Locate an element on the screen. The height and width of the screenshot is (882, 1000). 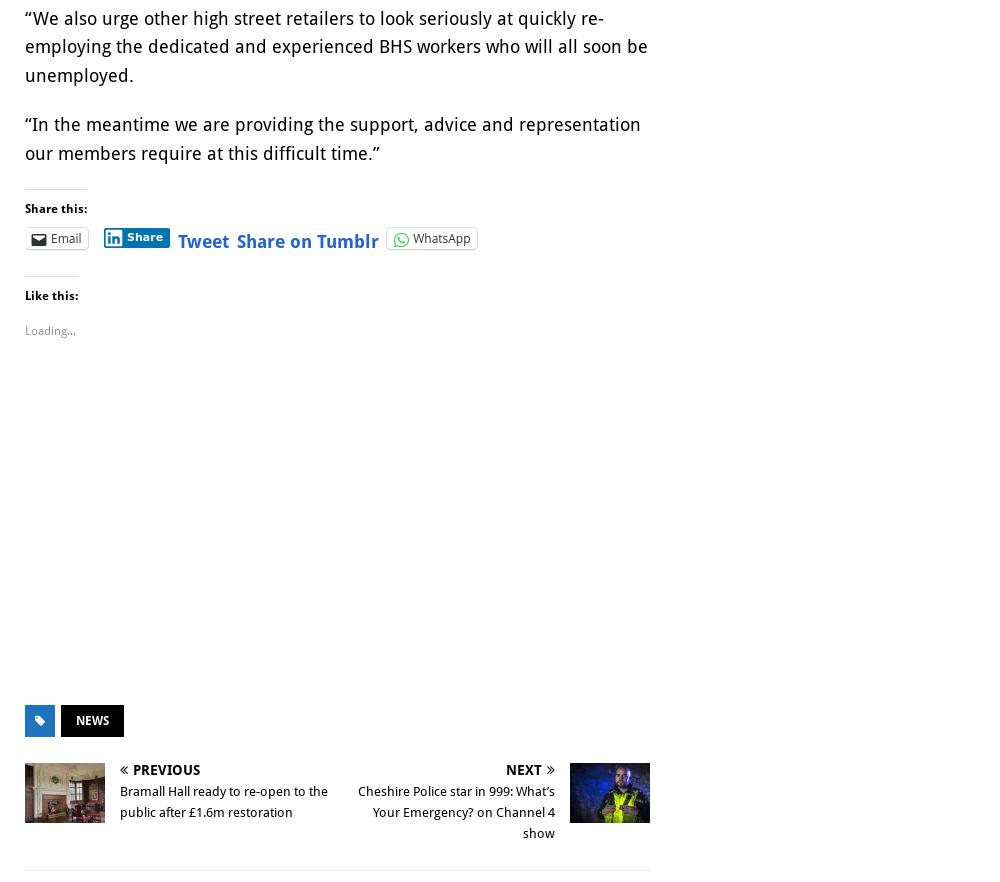
'Loading...' is located at coordinates (25, 331).